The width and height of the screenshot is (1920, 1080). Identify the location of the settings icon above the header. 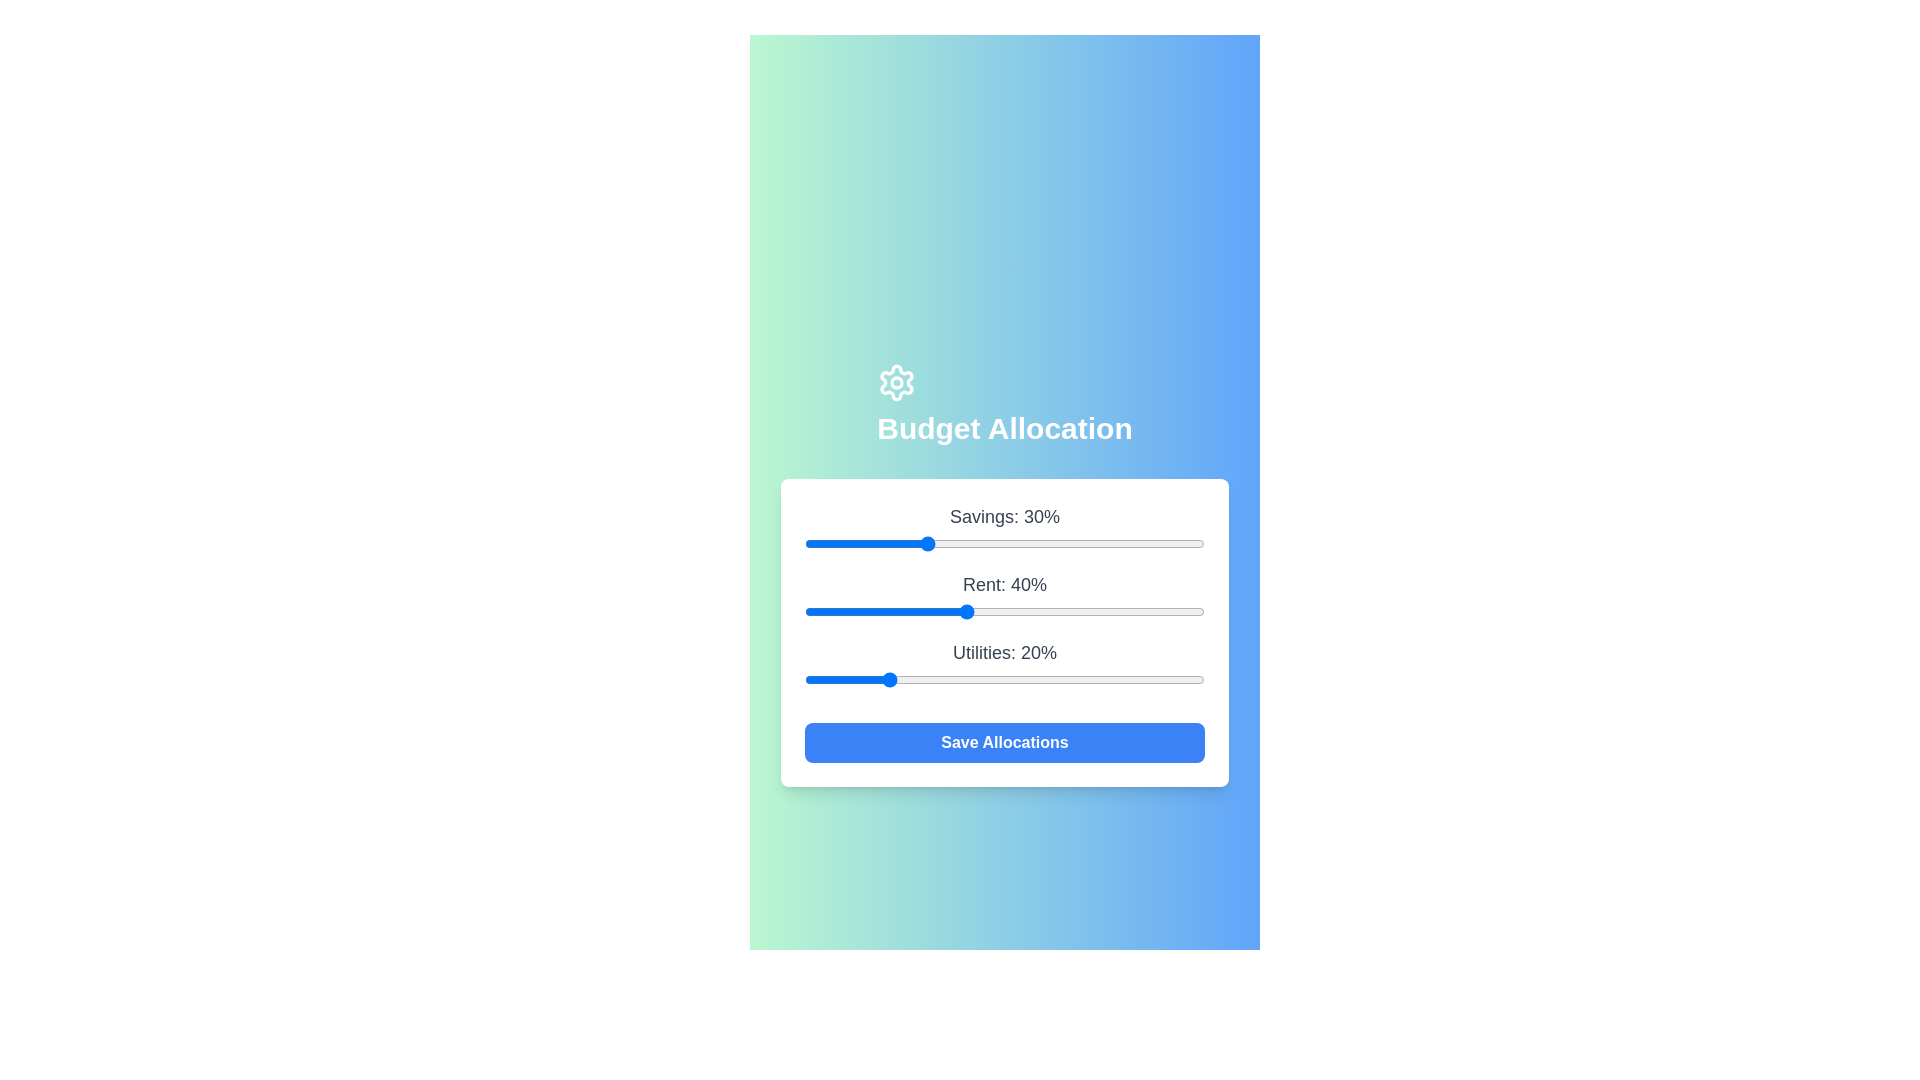
(896, 382).